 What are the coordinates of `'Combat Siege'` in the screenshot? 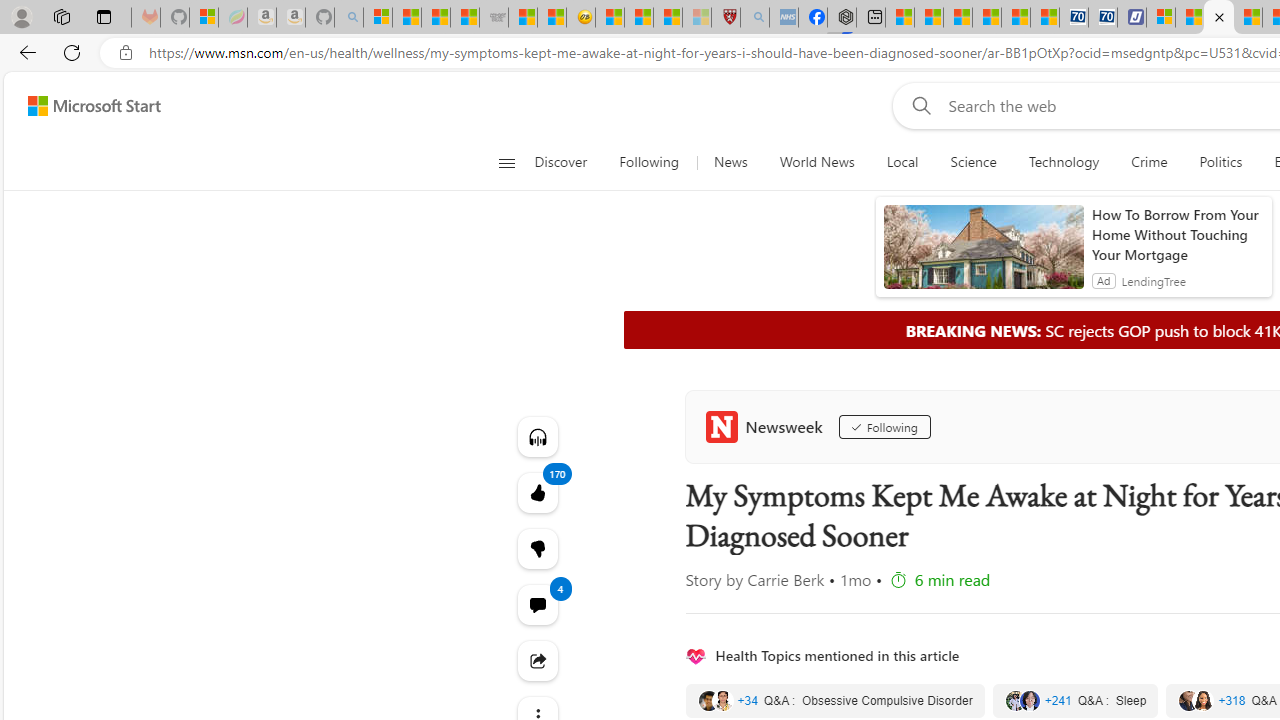 It's located at (494, 17).